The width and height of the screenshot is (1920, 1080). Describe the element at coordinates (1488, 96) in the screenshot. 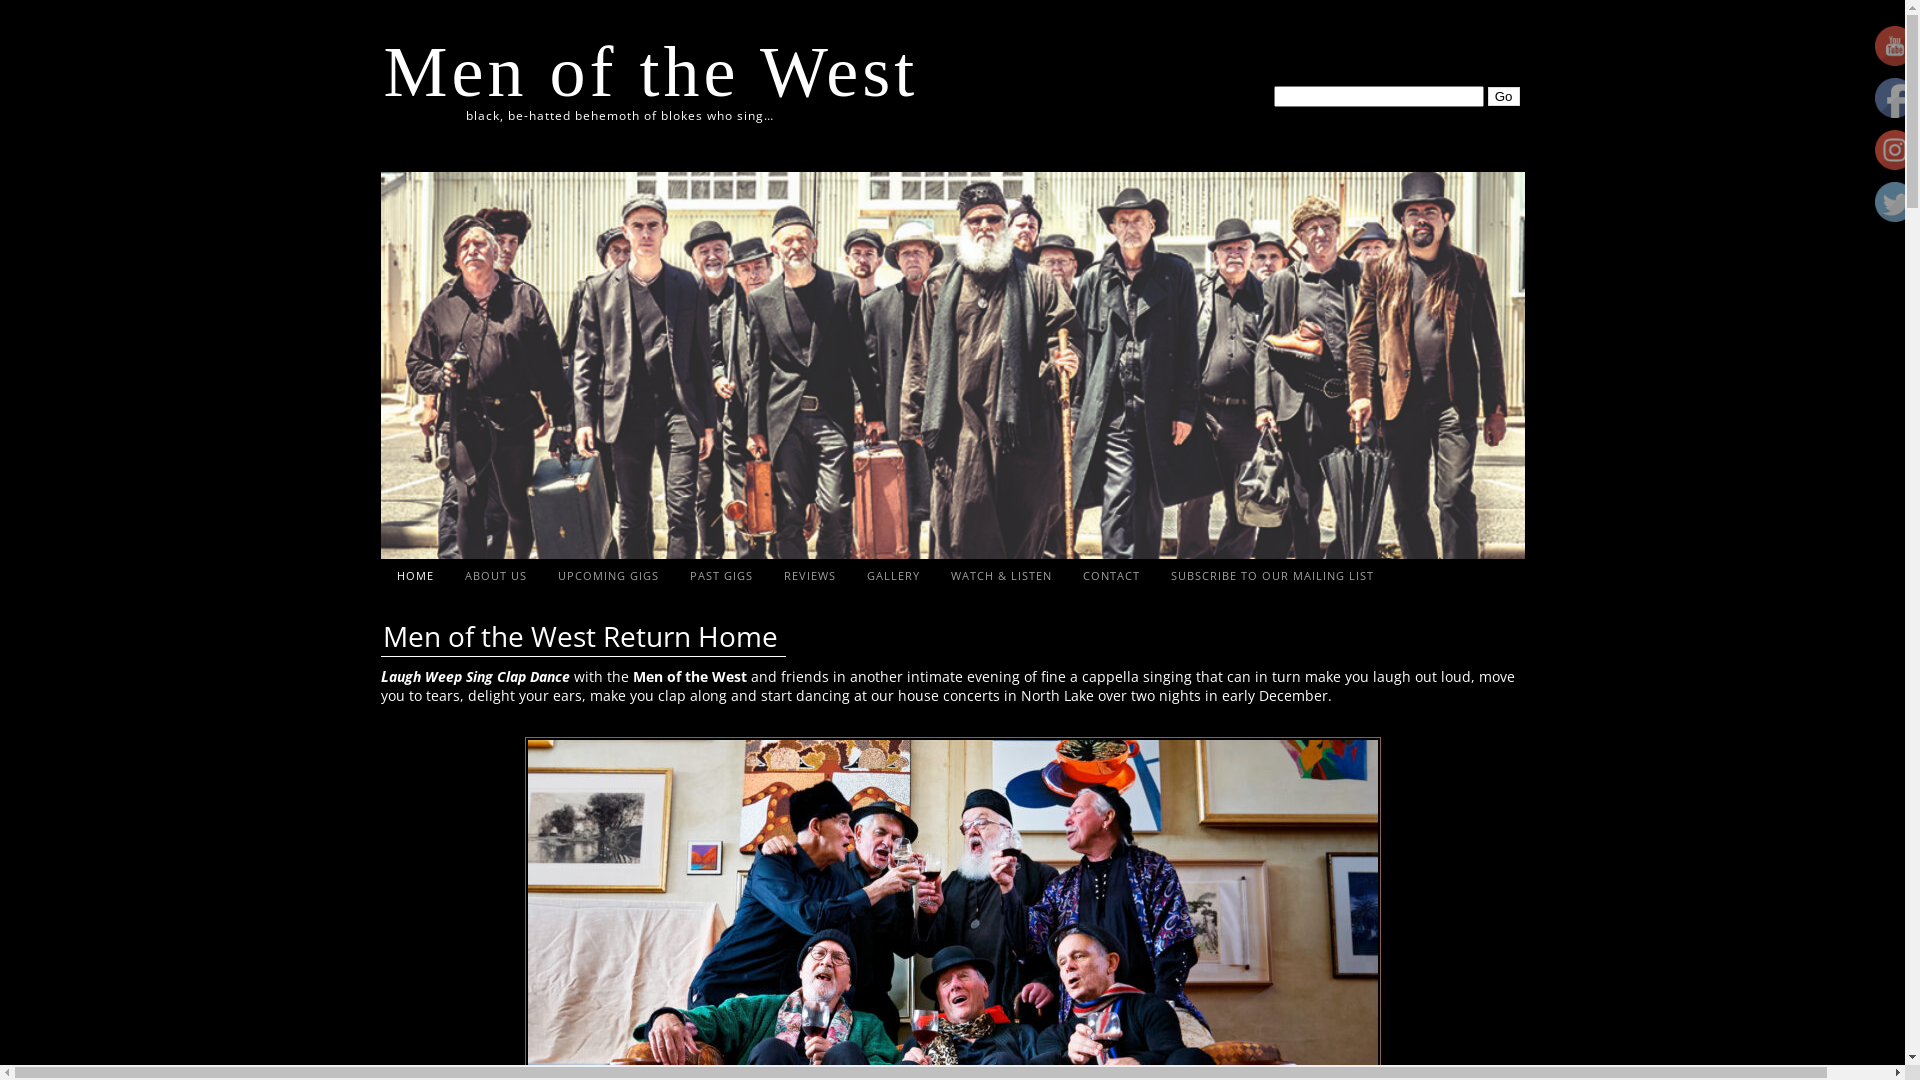

I see `'Go'` at that location.